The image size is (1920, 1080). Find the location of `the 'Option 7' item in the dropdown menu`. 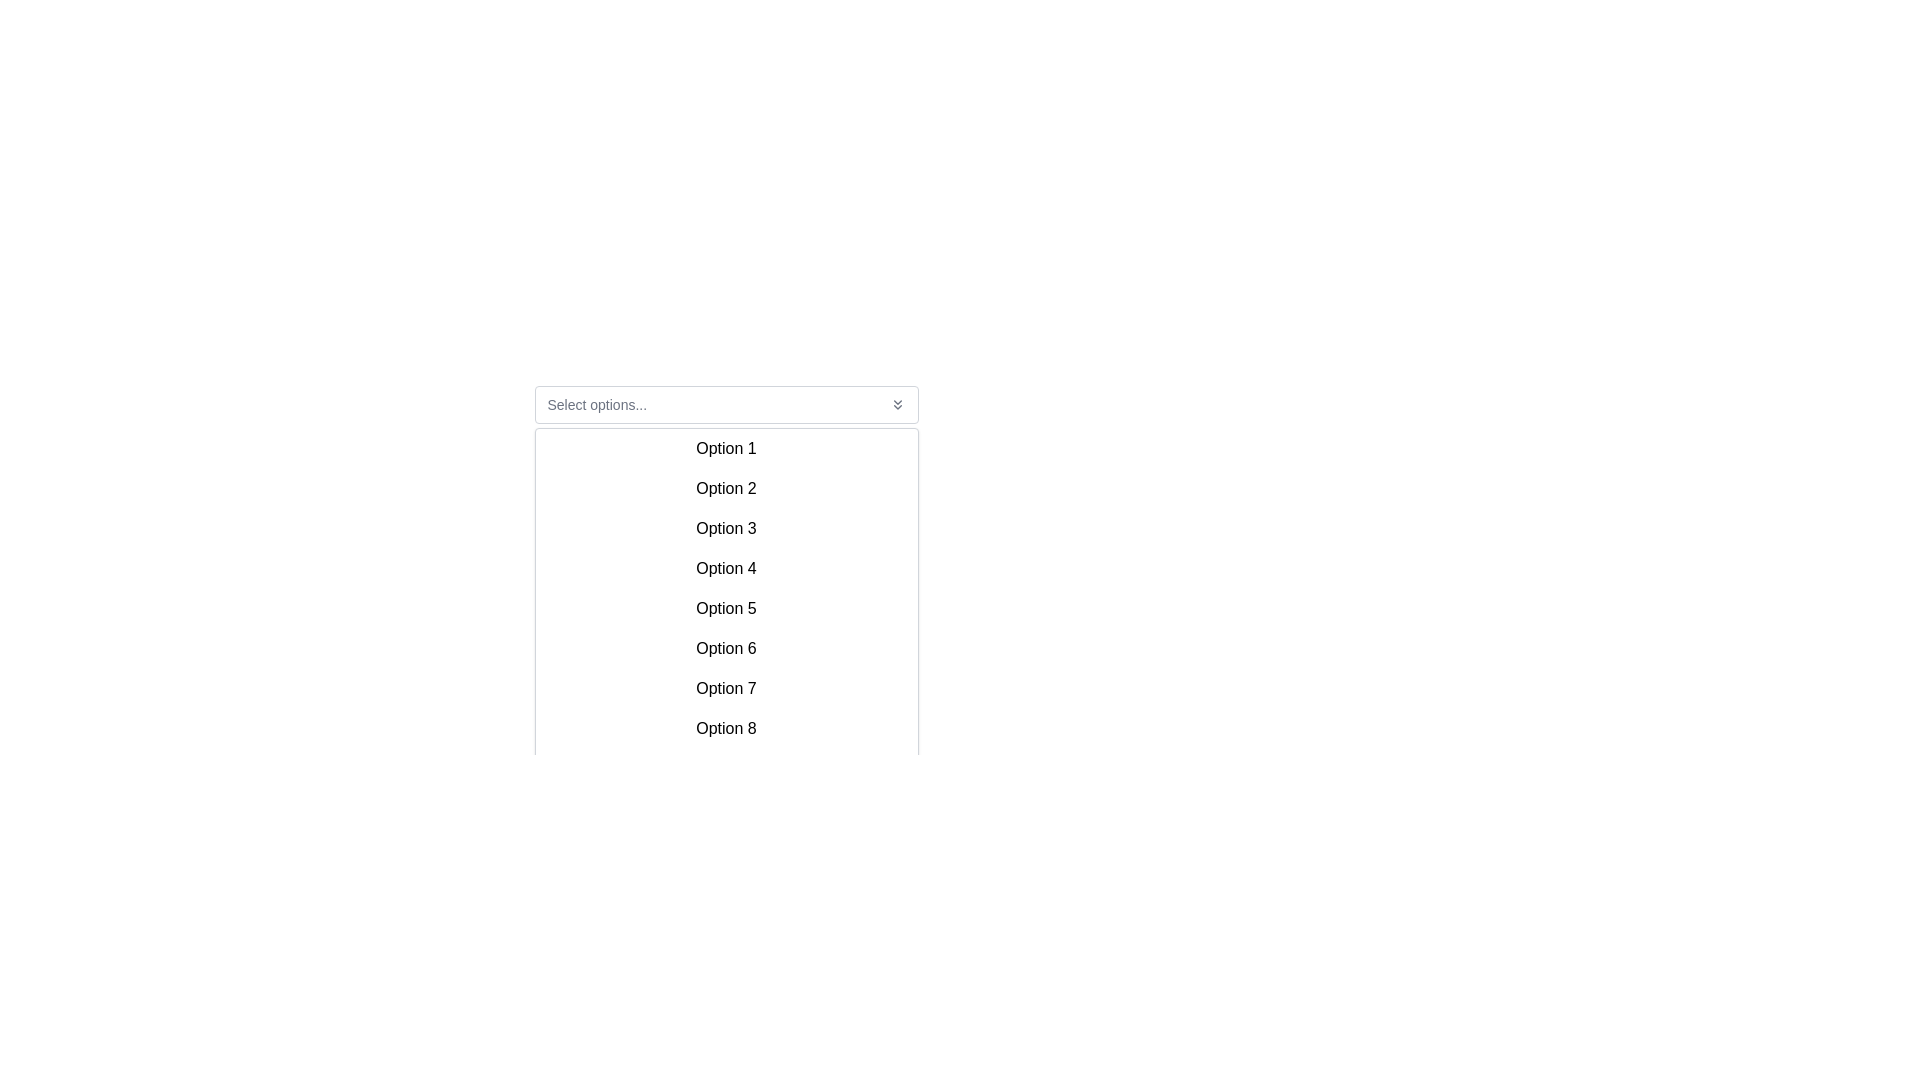

the 'Option 7' item in the dropdown menu is located at coordinates (725, 688).